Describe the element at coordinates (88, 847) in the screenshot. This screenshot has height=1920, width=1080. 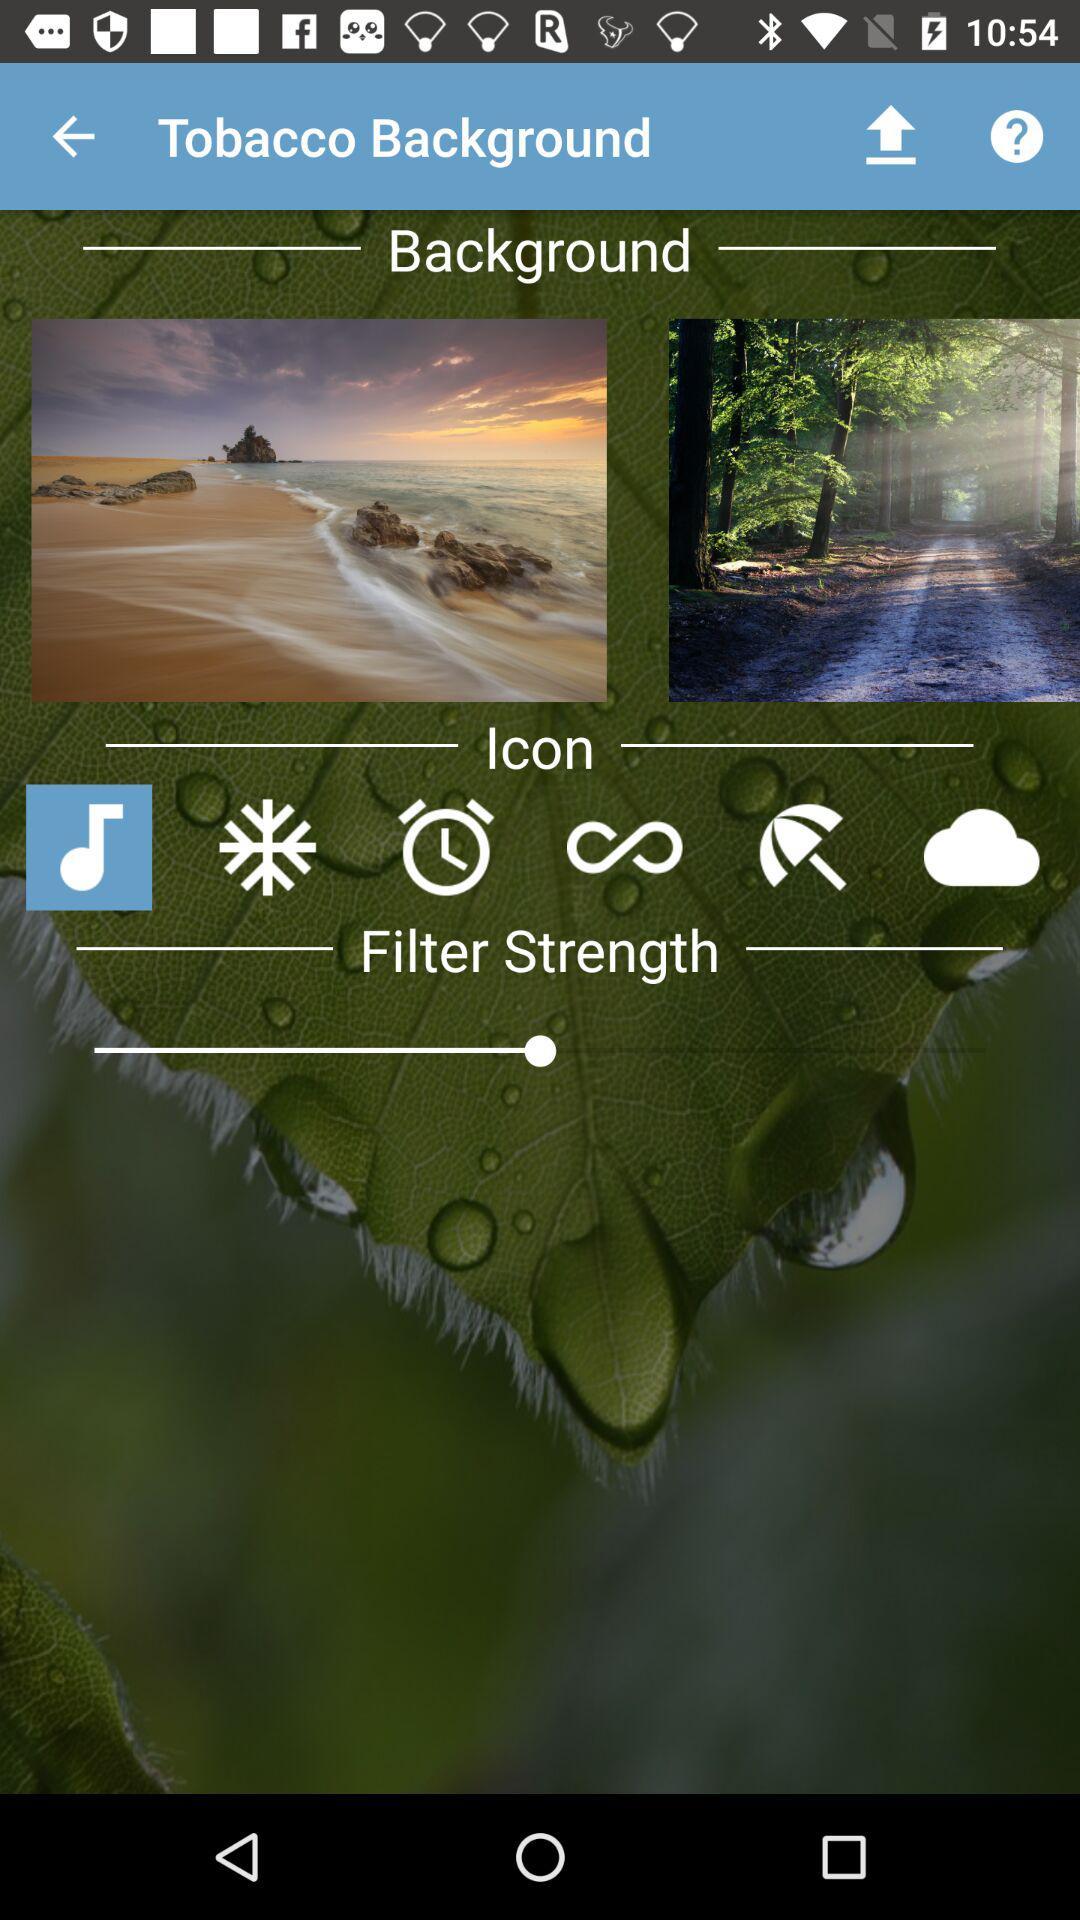
I see `the music icon` at that location.